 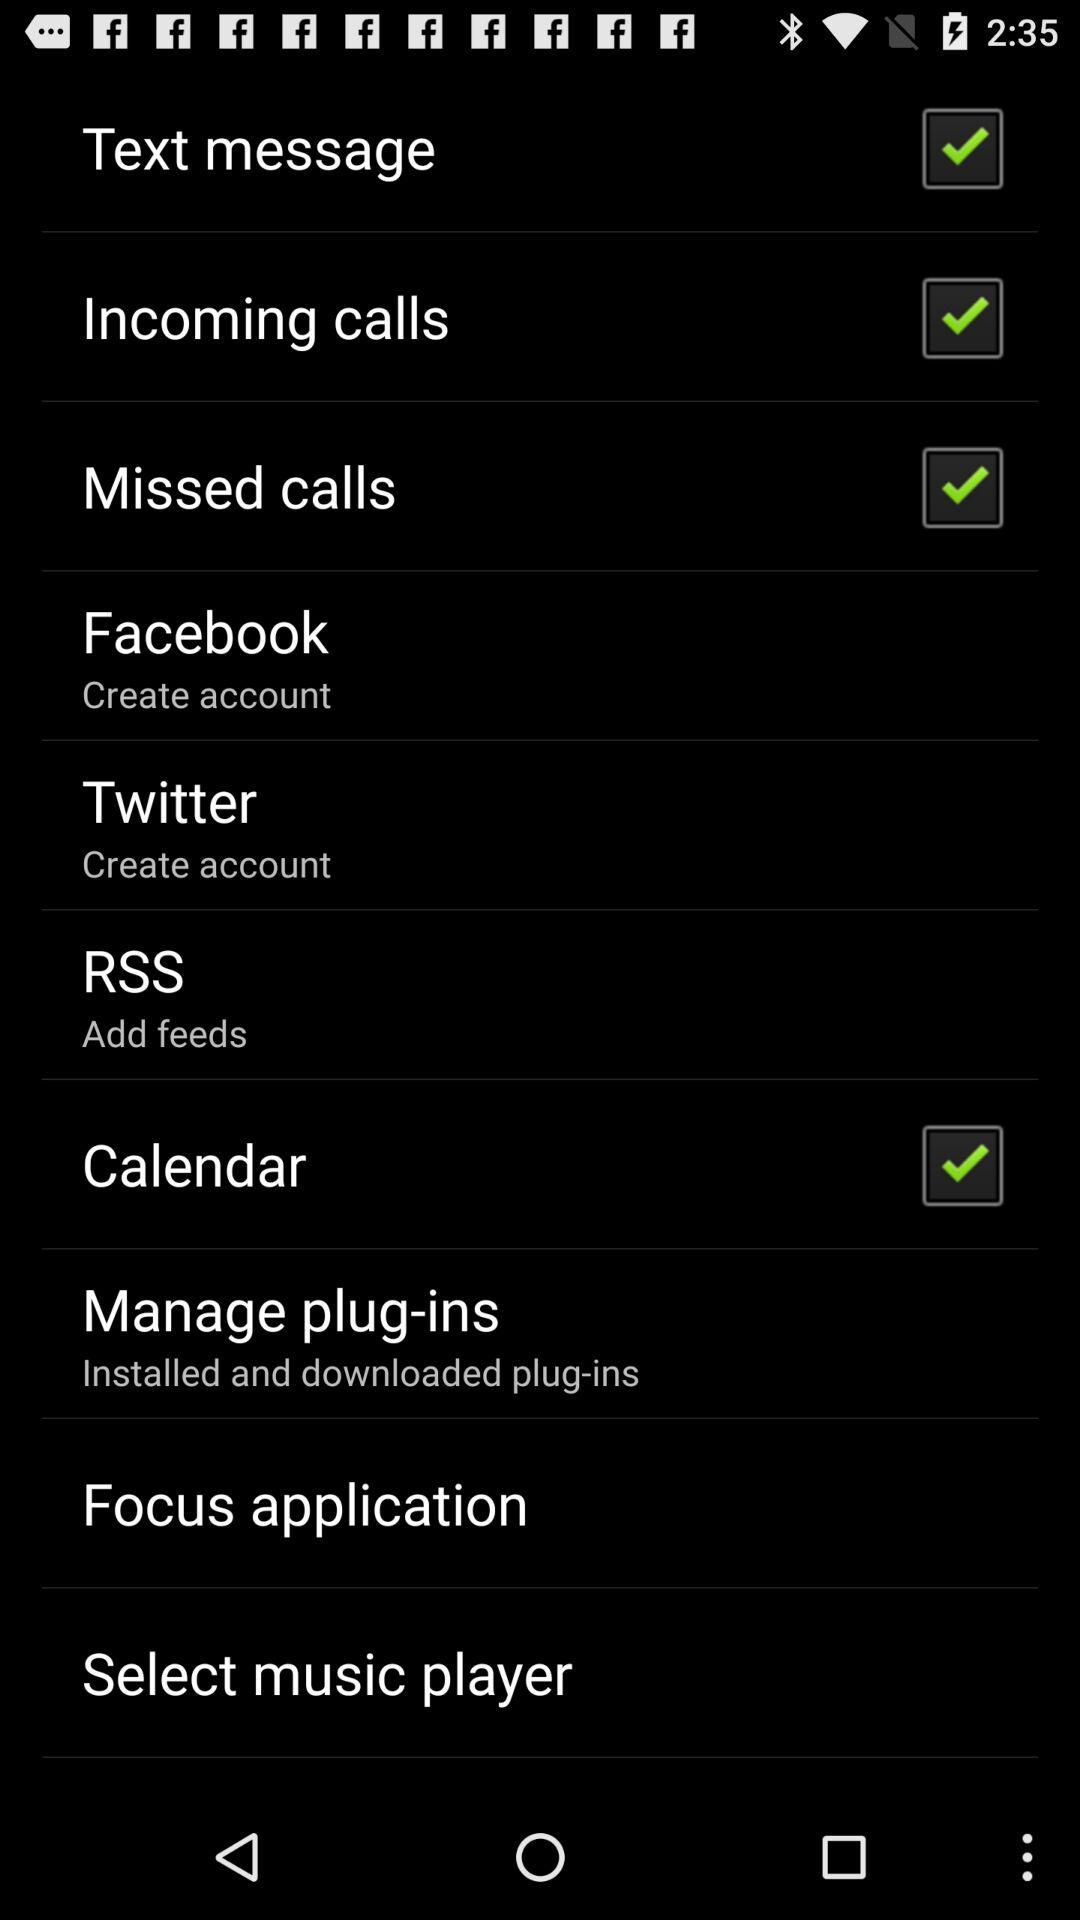 What do you see at coordinates (360, 1370) in the screenshot?
I see `the installed and downloaded` at bounding box center [360, 1370].